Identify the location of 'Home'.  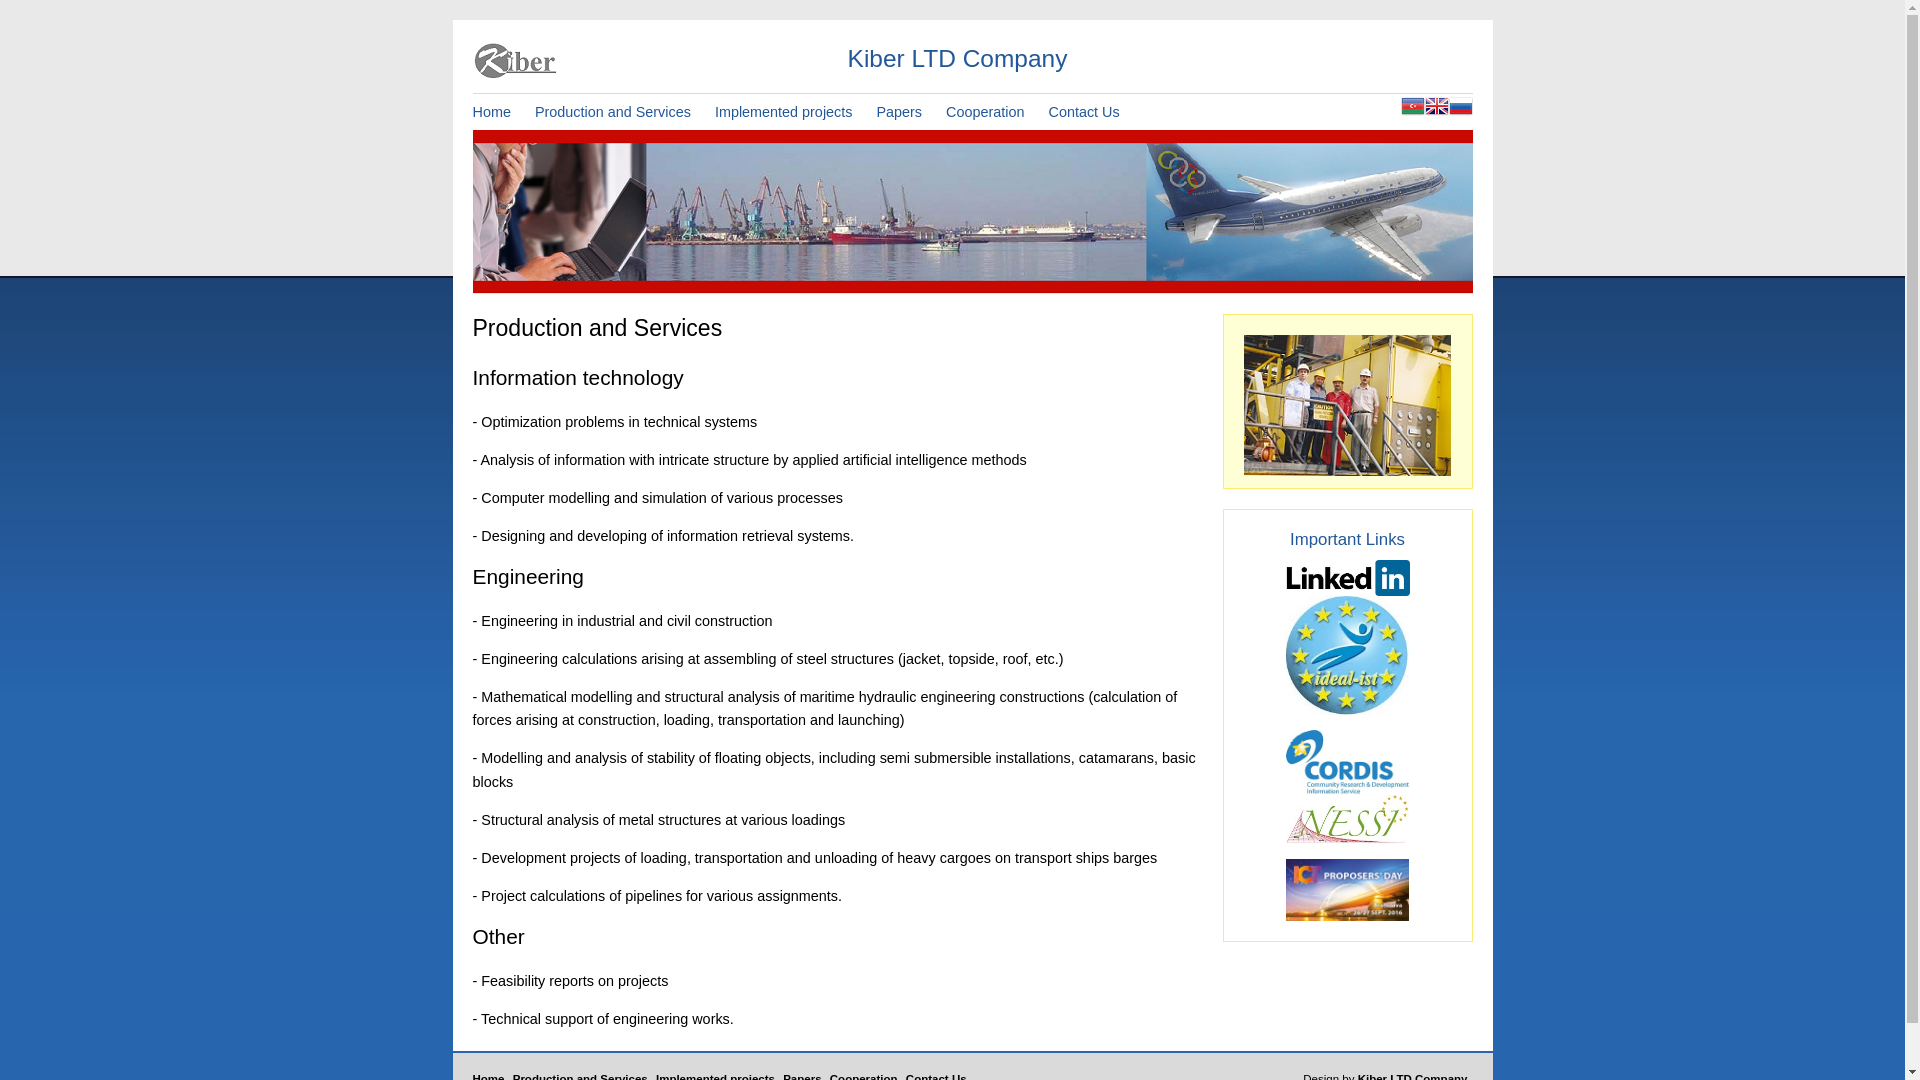
(500, 111).